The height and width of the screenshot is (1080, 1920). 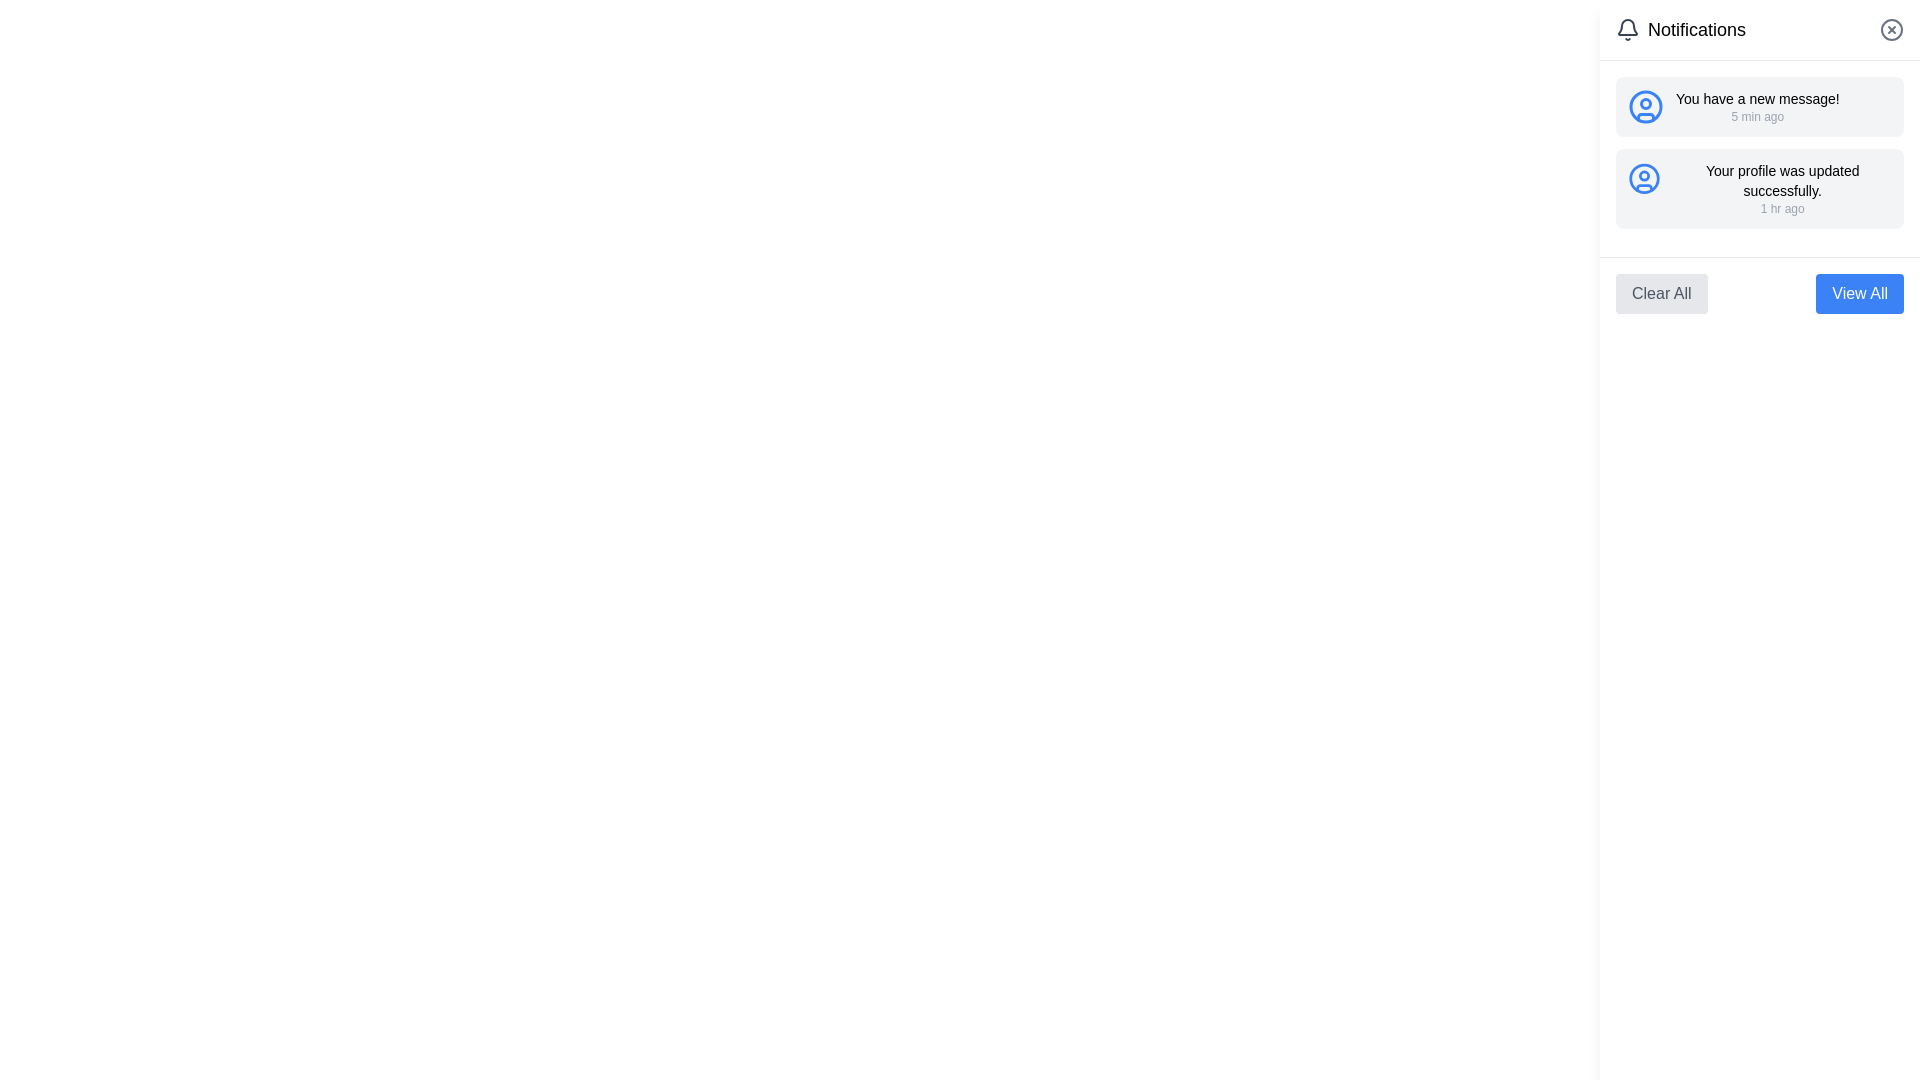 What do you see at coordinates (1696, 30) in the screenshot?
I see `text from the 'Notifications' text label, which is displayed in a bold and large font style, located next to the bell icon in the top-right corner of the interface` at bounding box center [1696, 30].